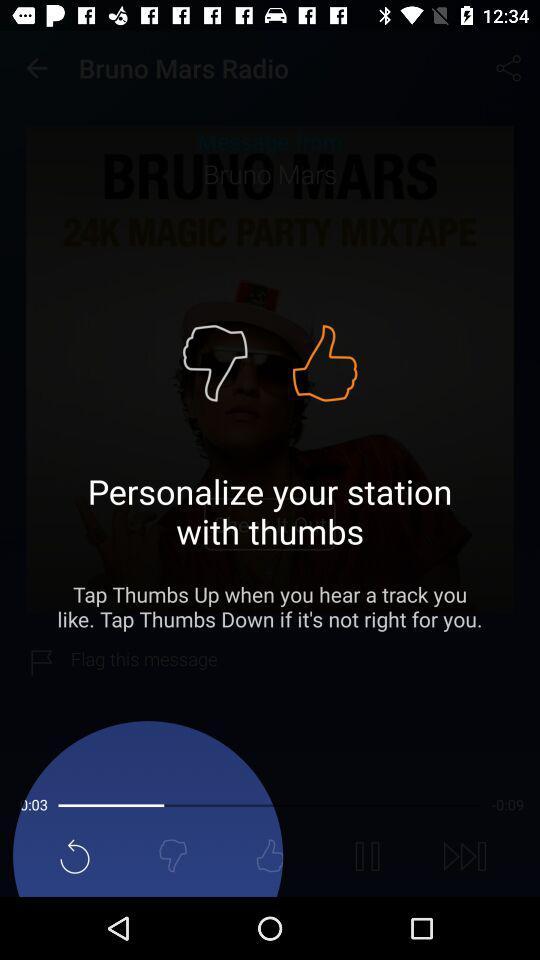 The width and height of the screenshot is (540, 960). Describe the element at coordinates (74, 855) in the screenshot. I see `the refresh icon` at that location.